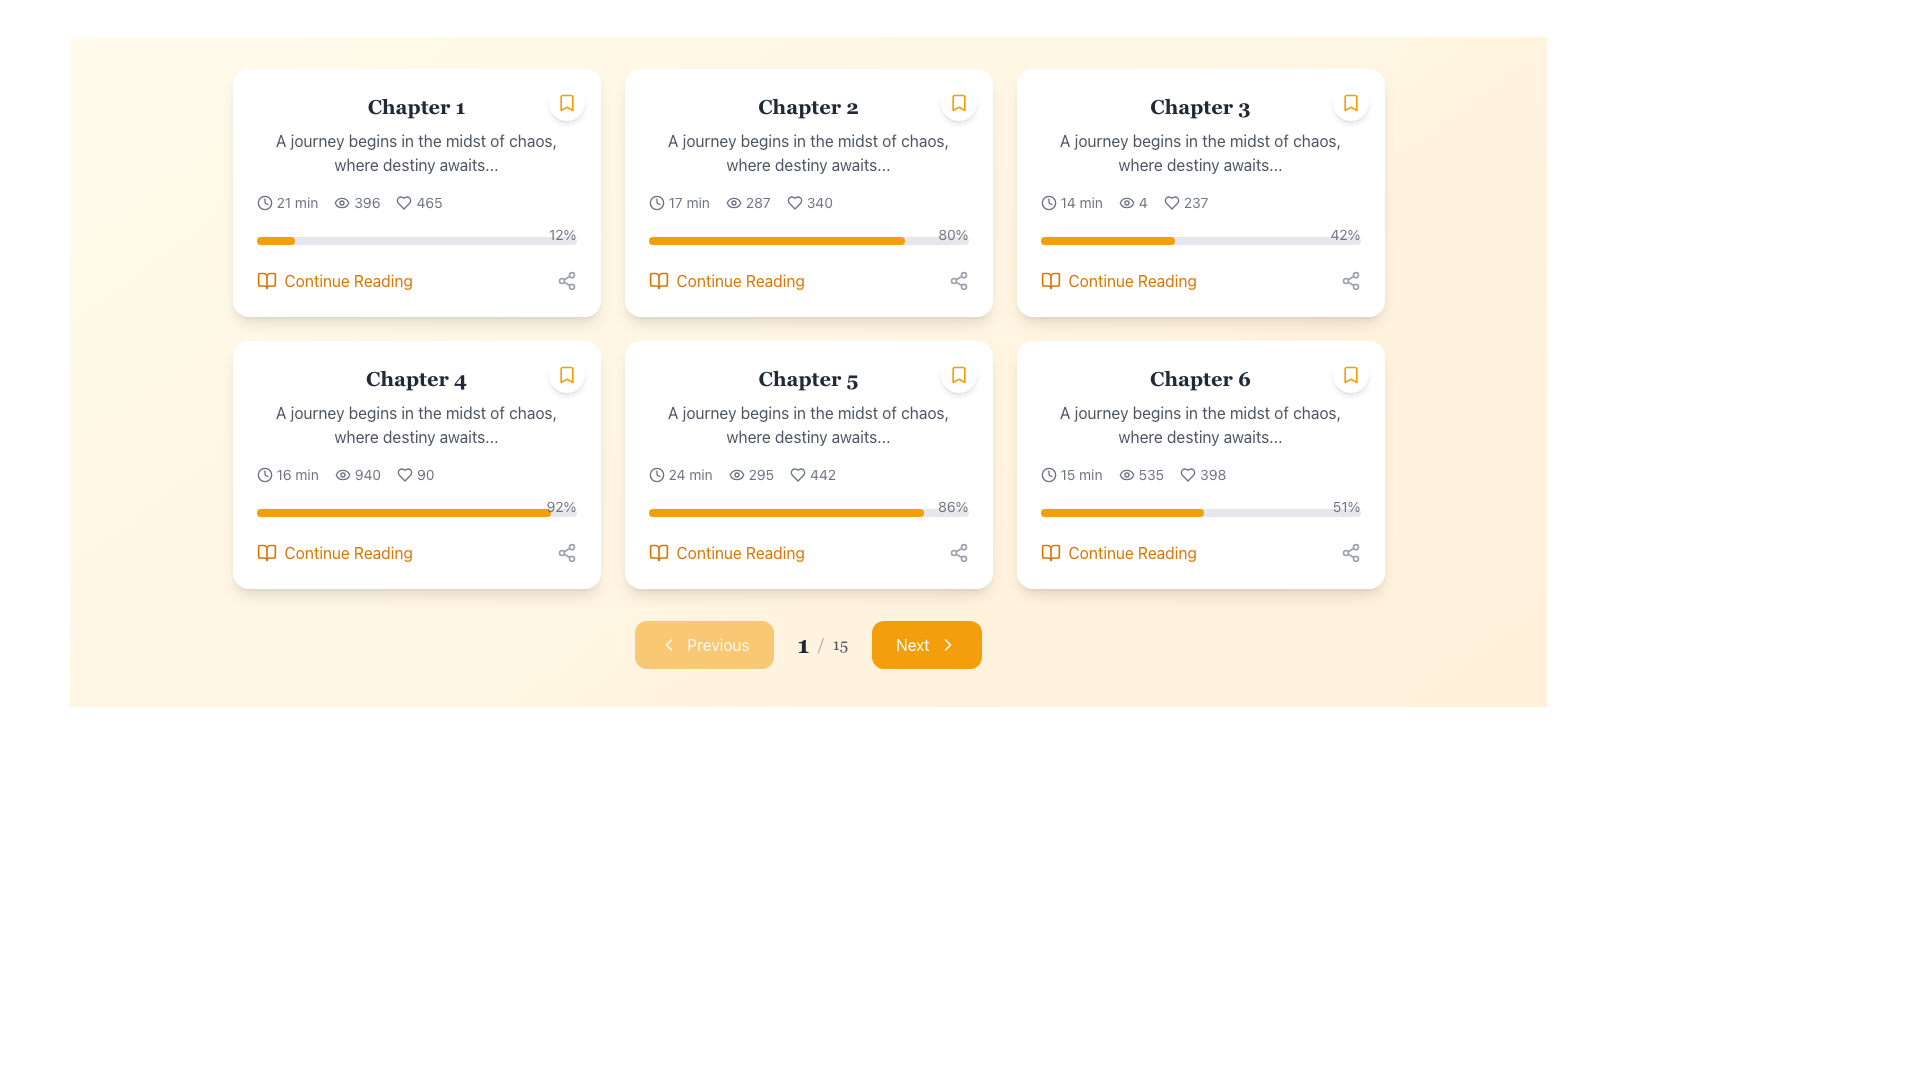  I want to click on the text label displaying the chapter preview: 'A journey begins in the midst of chaos, where destiny awaits...', located beneath 'Chapter 2' in the second column of the top row in the grid of chapters, so click(808, 152).